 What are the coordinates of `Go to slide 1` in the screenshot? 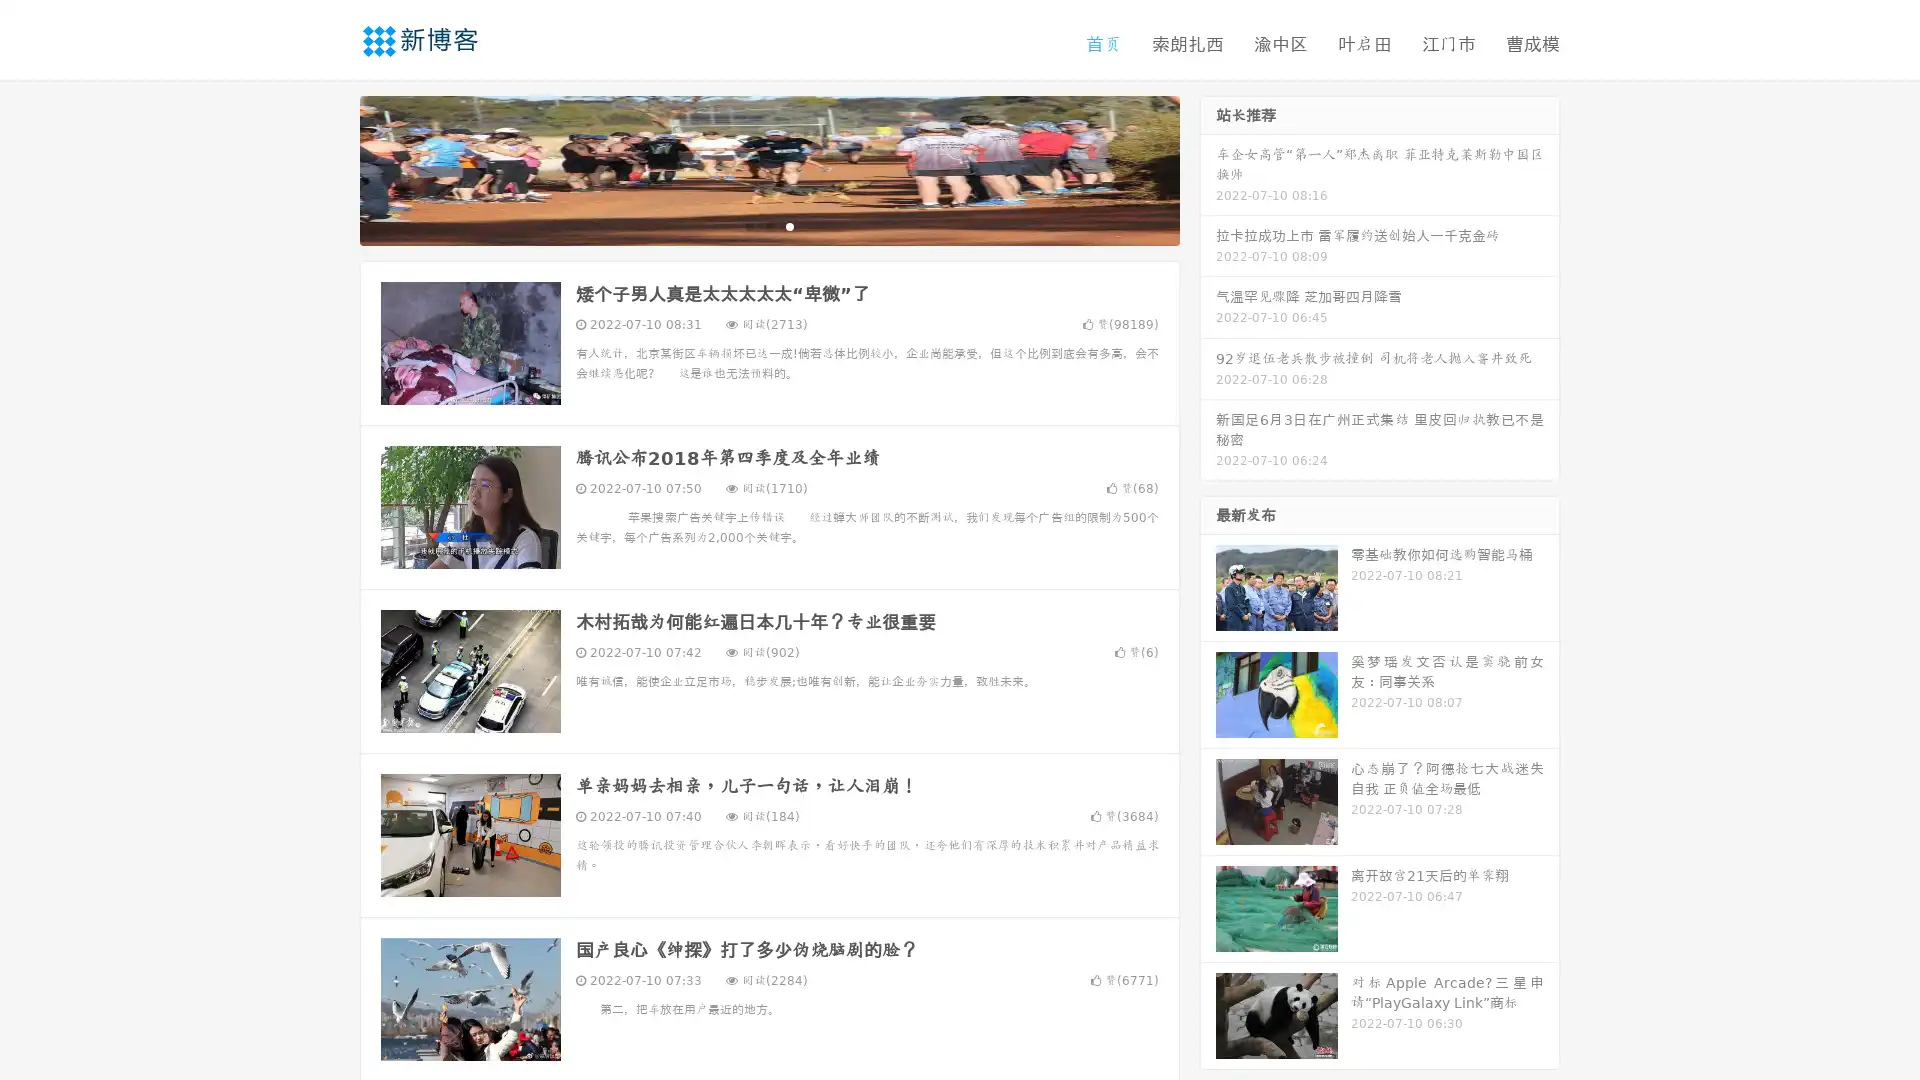 It's located at (748, 225).